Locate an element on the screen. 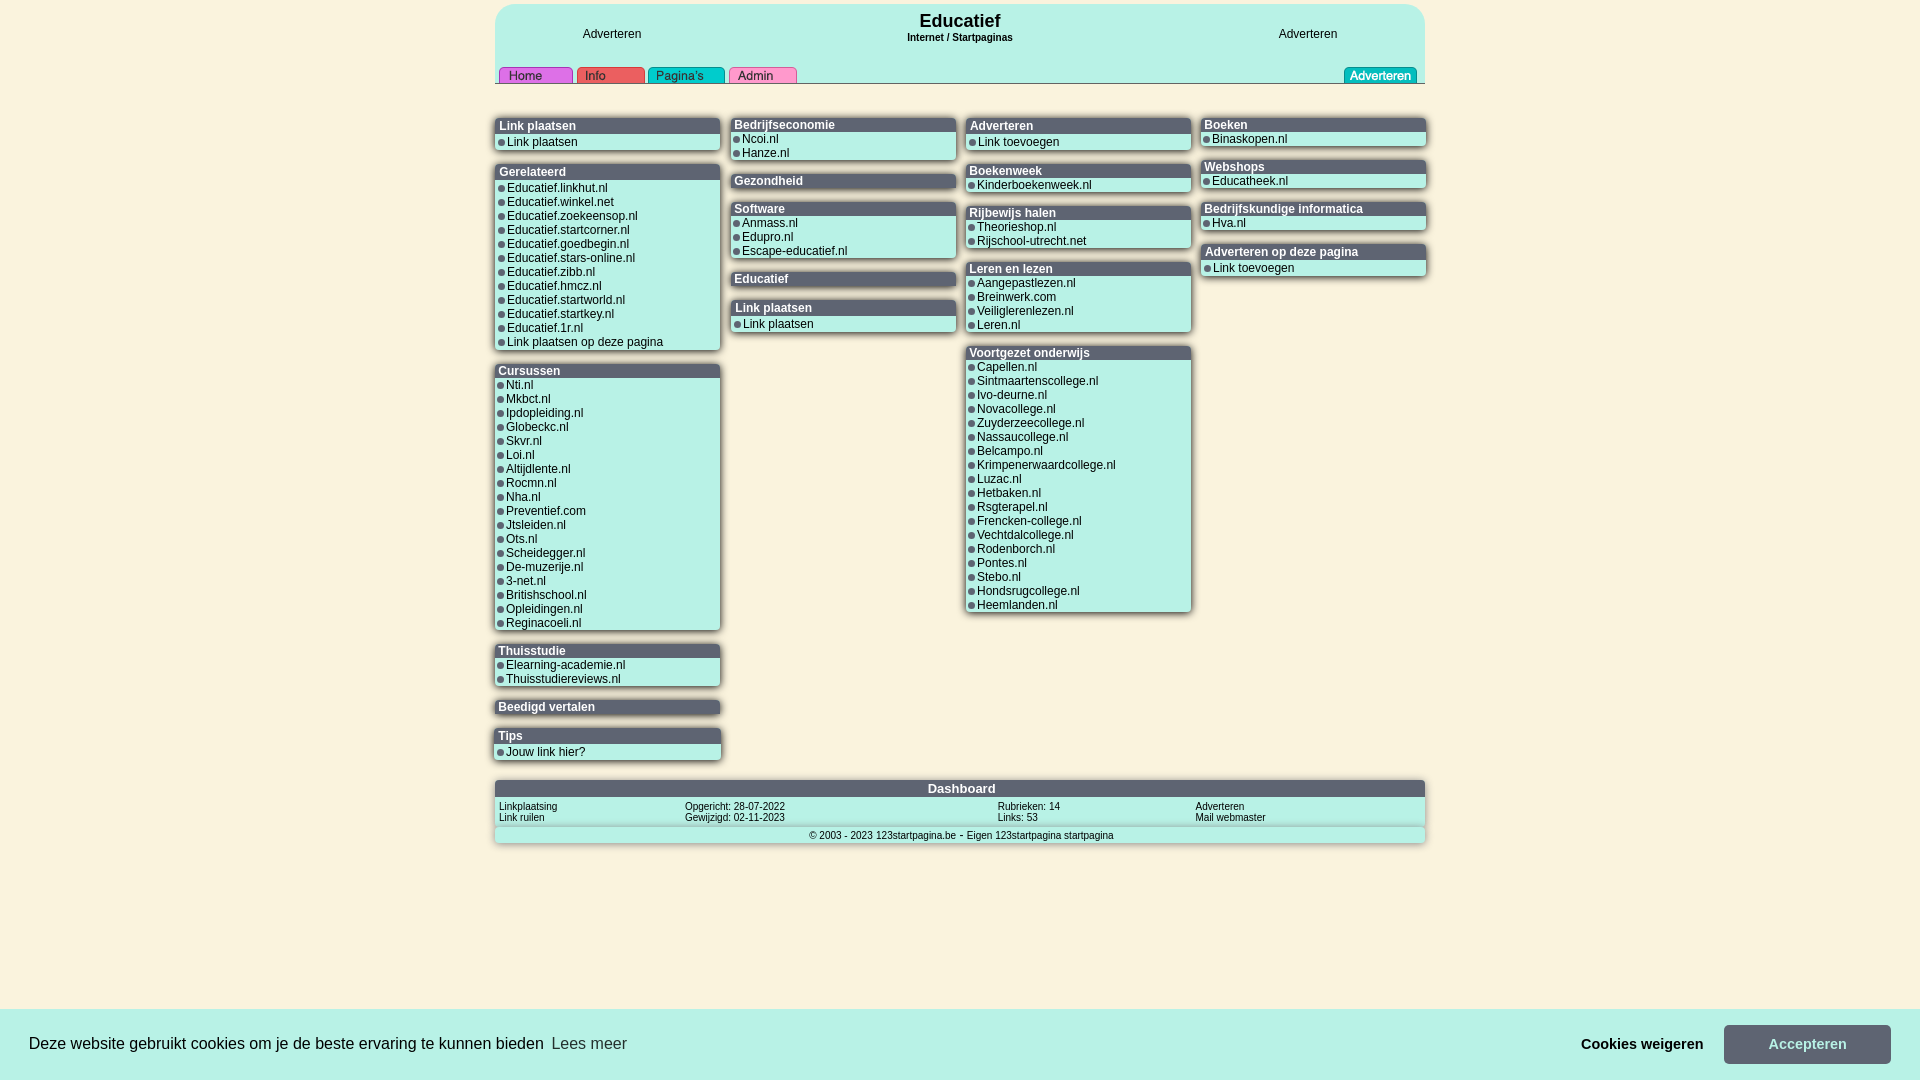  'Nti.nl' is located at coordinates (519, 385).